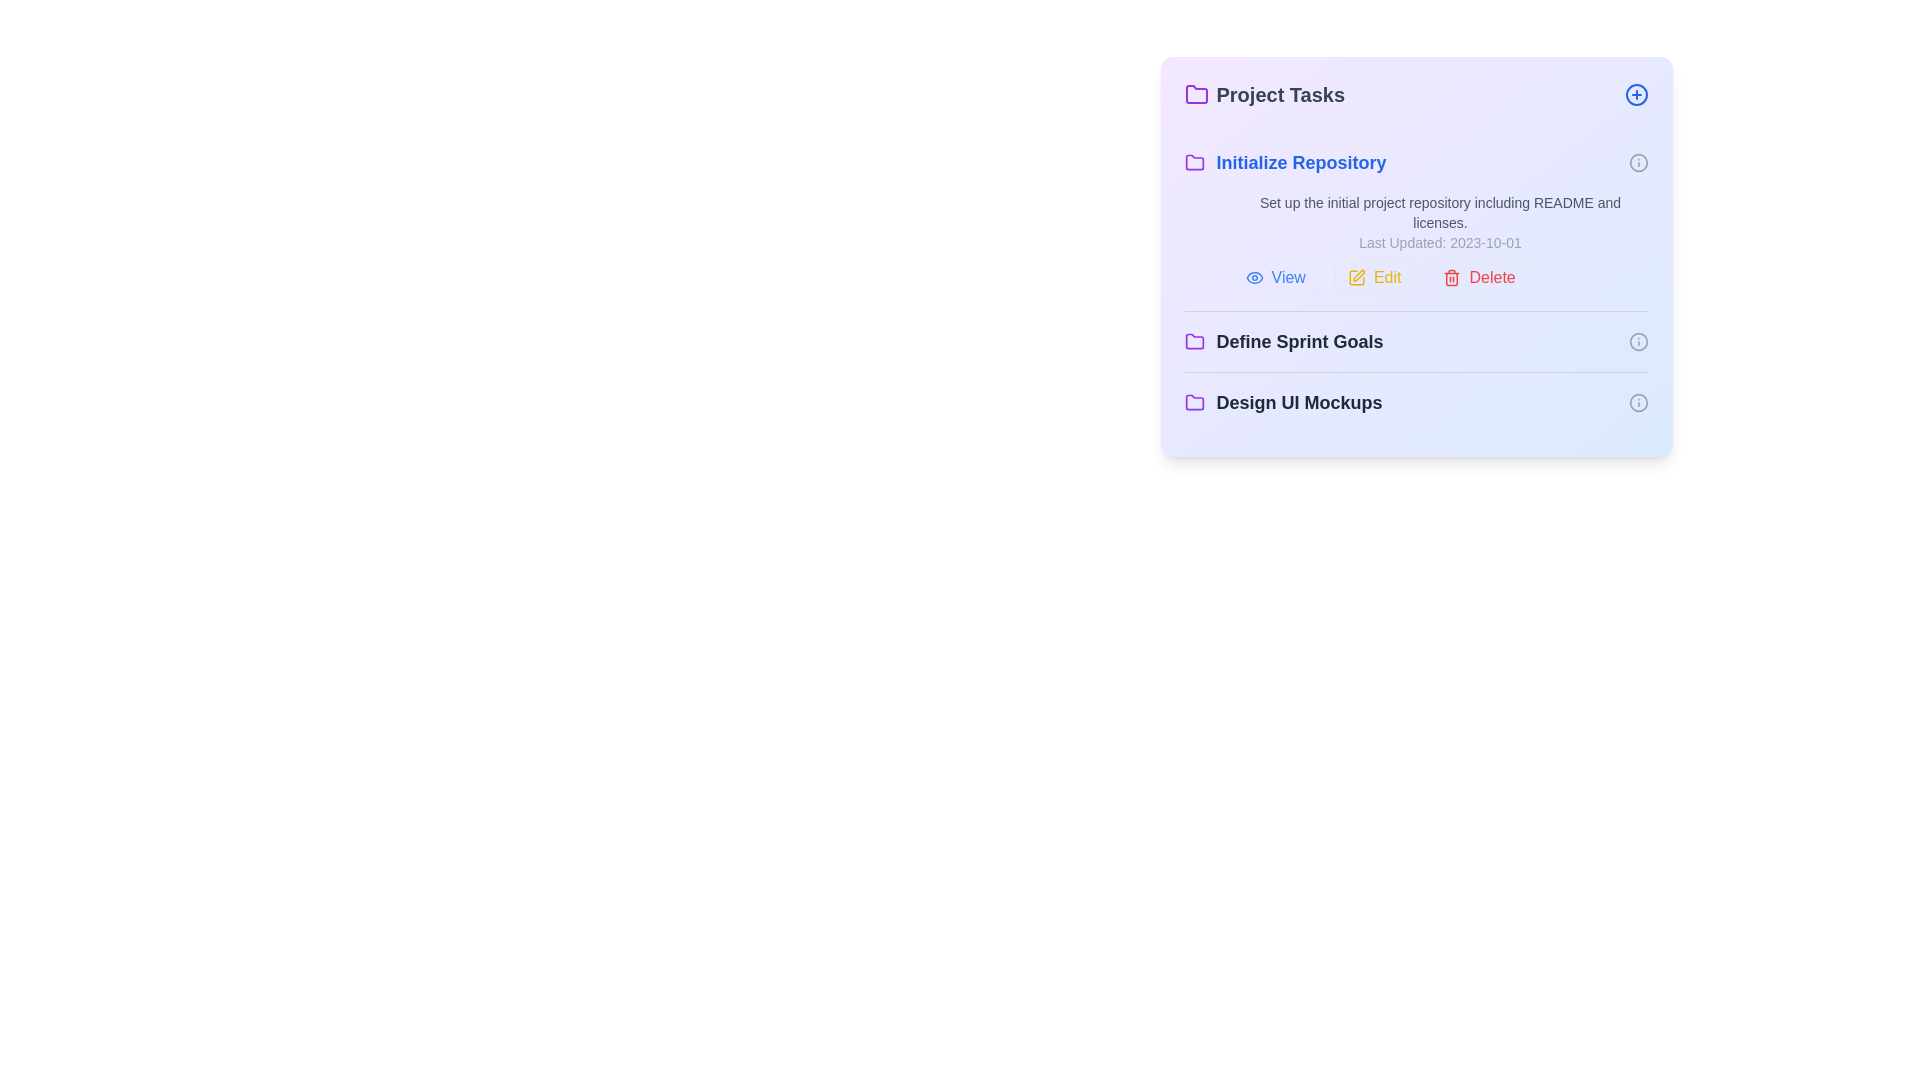 This screenshot has height=1080, width=1920. I want to click on the folder icon representing the grouping of tasks under the 'Project Tasks' category by moving the cursor to its center, so click(1194, 402).